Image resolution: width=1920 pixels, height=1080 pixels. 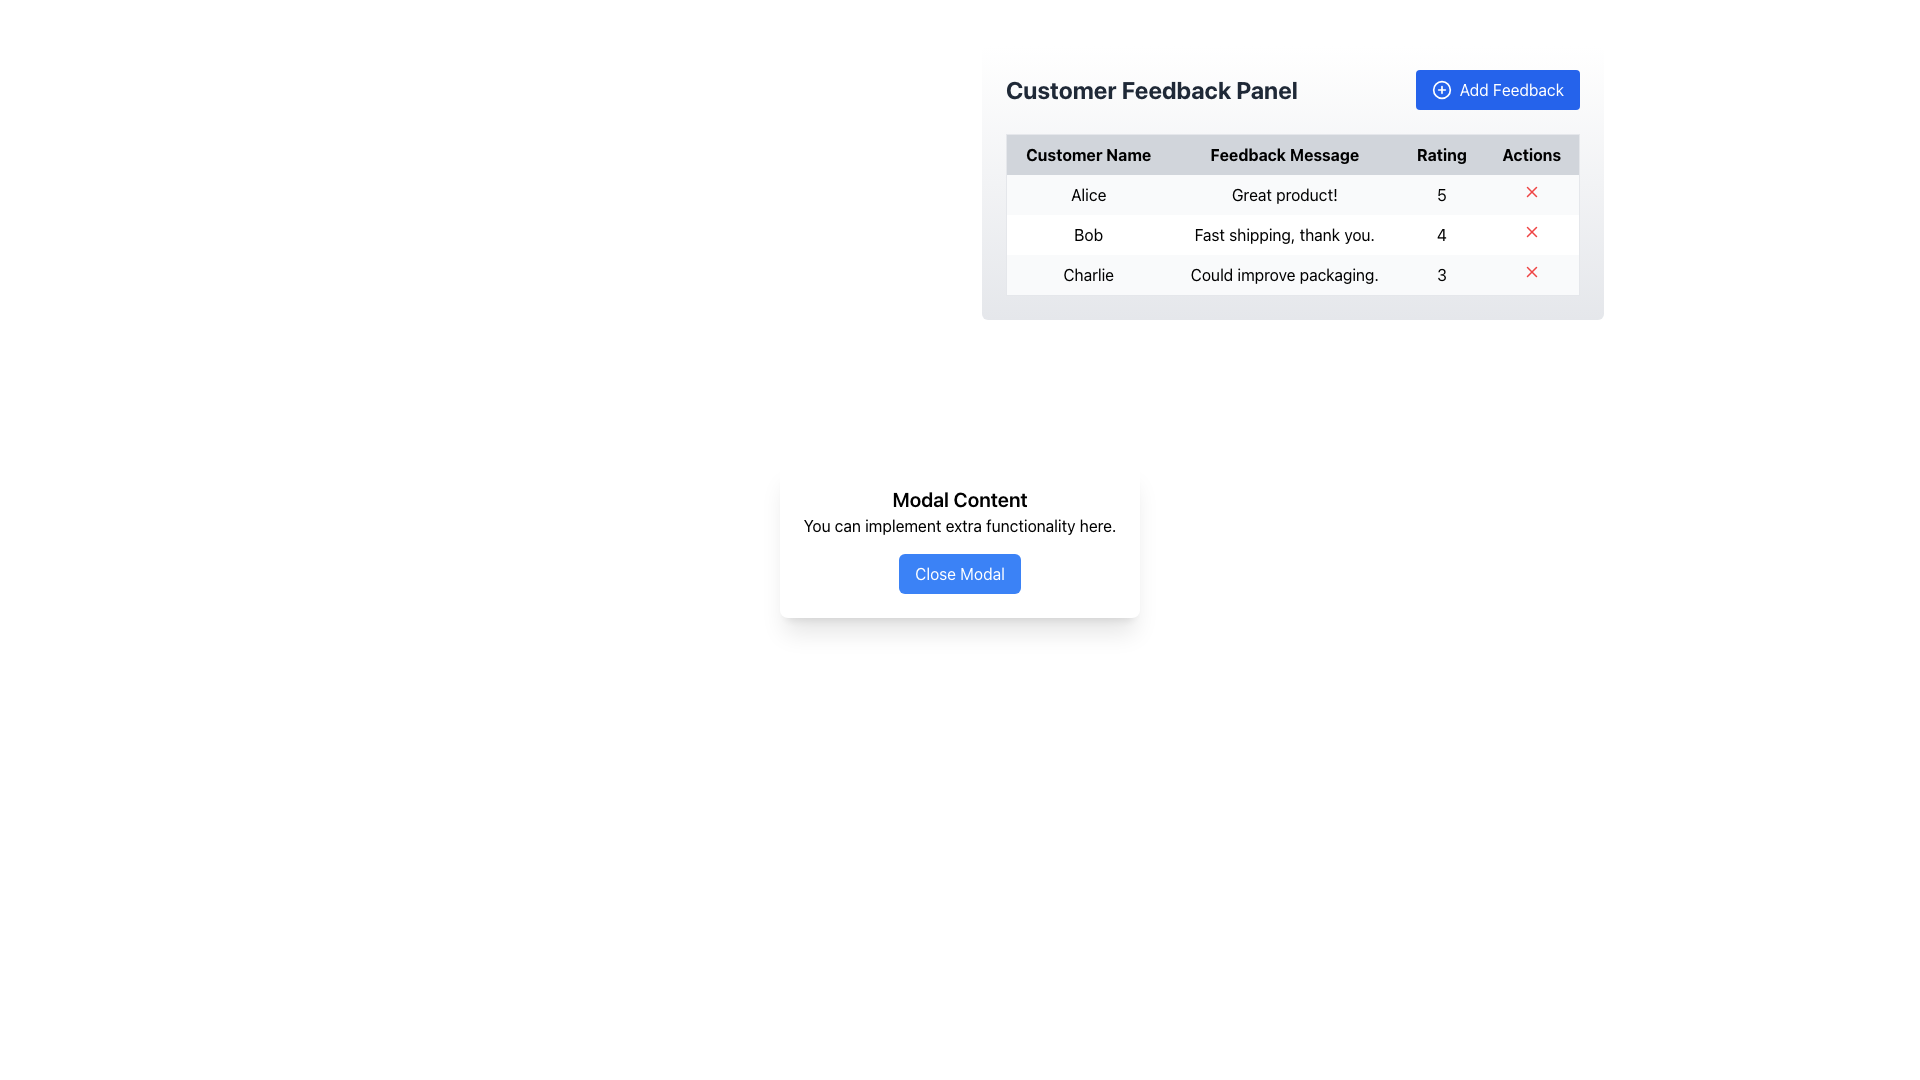 I want to click on the close or delete button in the 'Actions' column of the feedback table, so click(x=1530, y=230).